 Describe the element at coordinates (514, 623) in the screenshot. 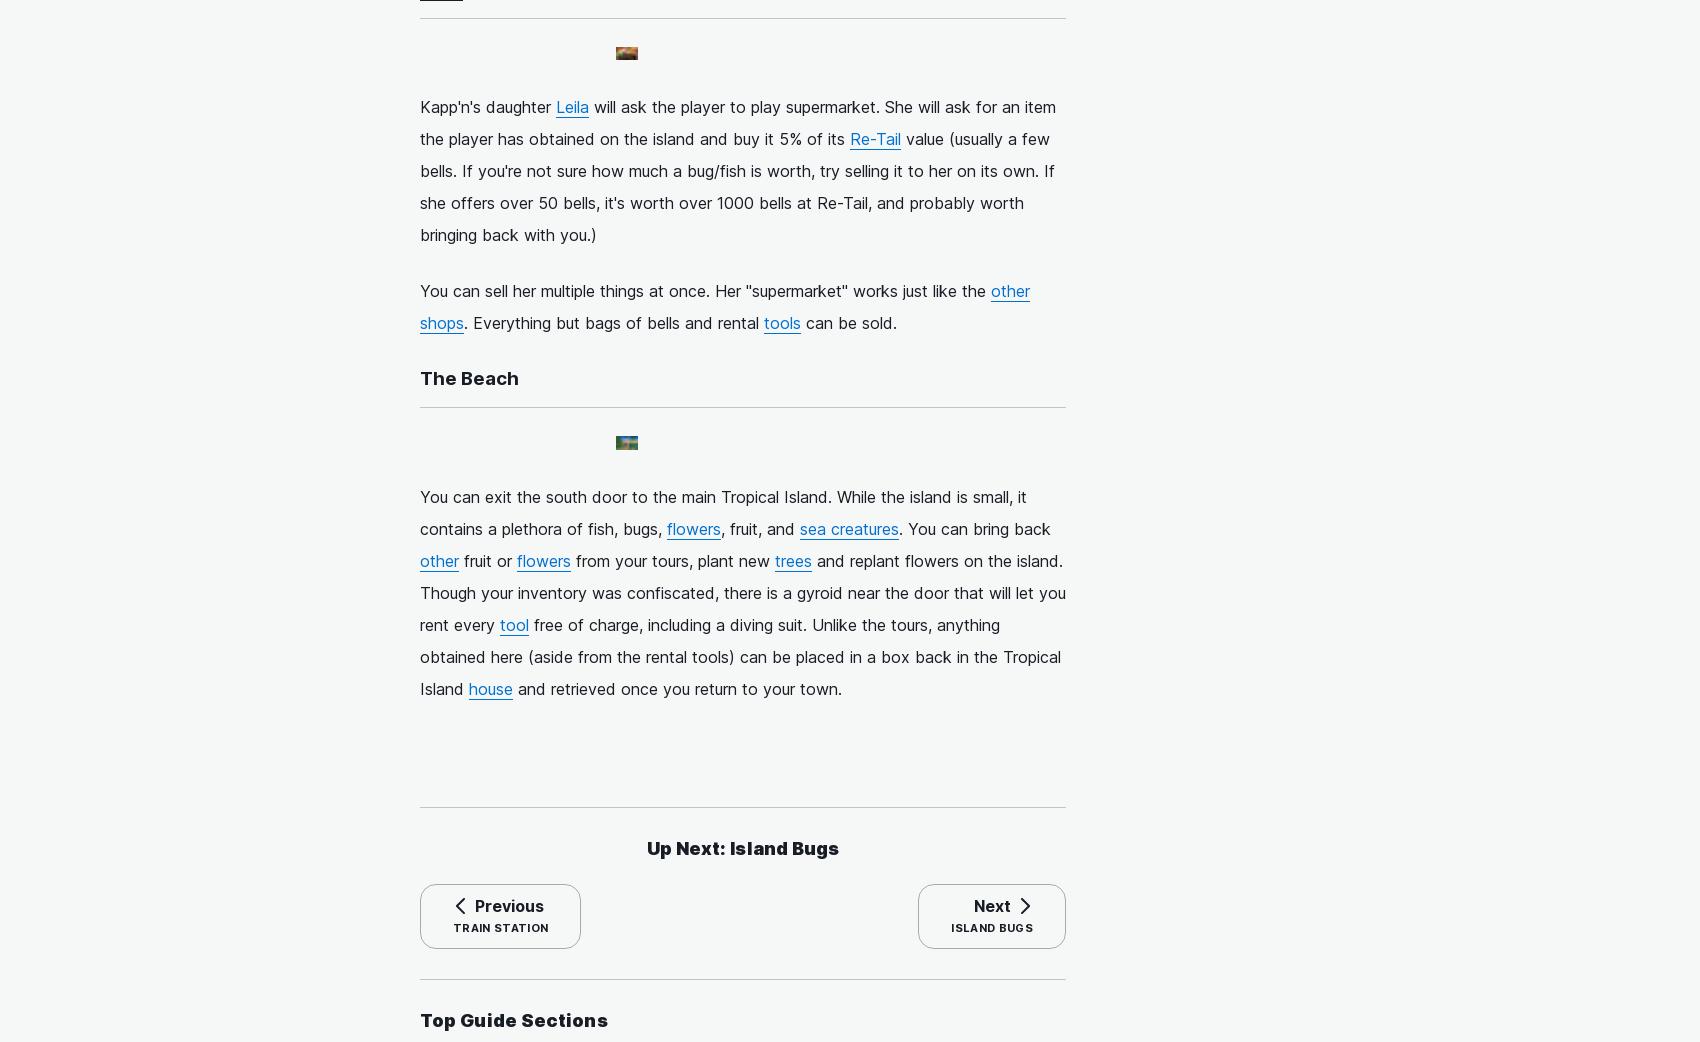

I see `'tool'` at that location.